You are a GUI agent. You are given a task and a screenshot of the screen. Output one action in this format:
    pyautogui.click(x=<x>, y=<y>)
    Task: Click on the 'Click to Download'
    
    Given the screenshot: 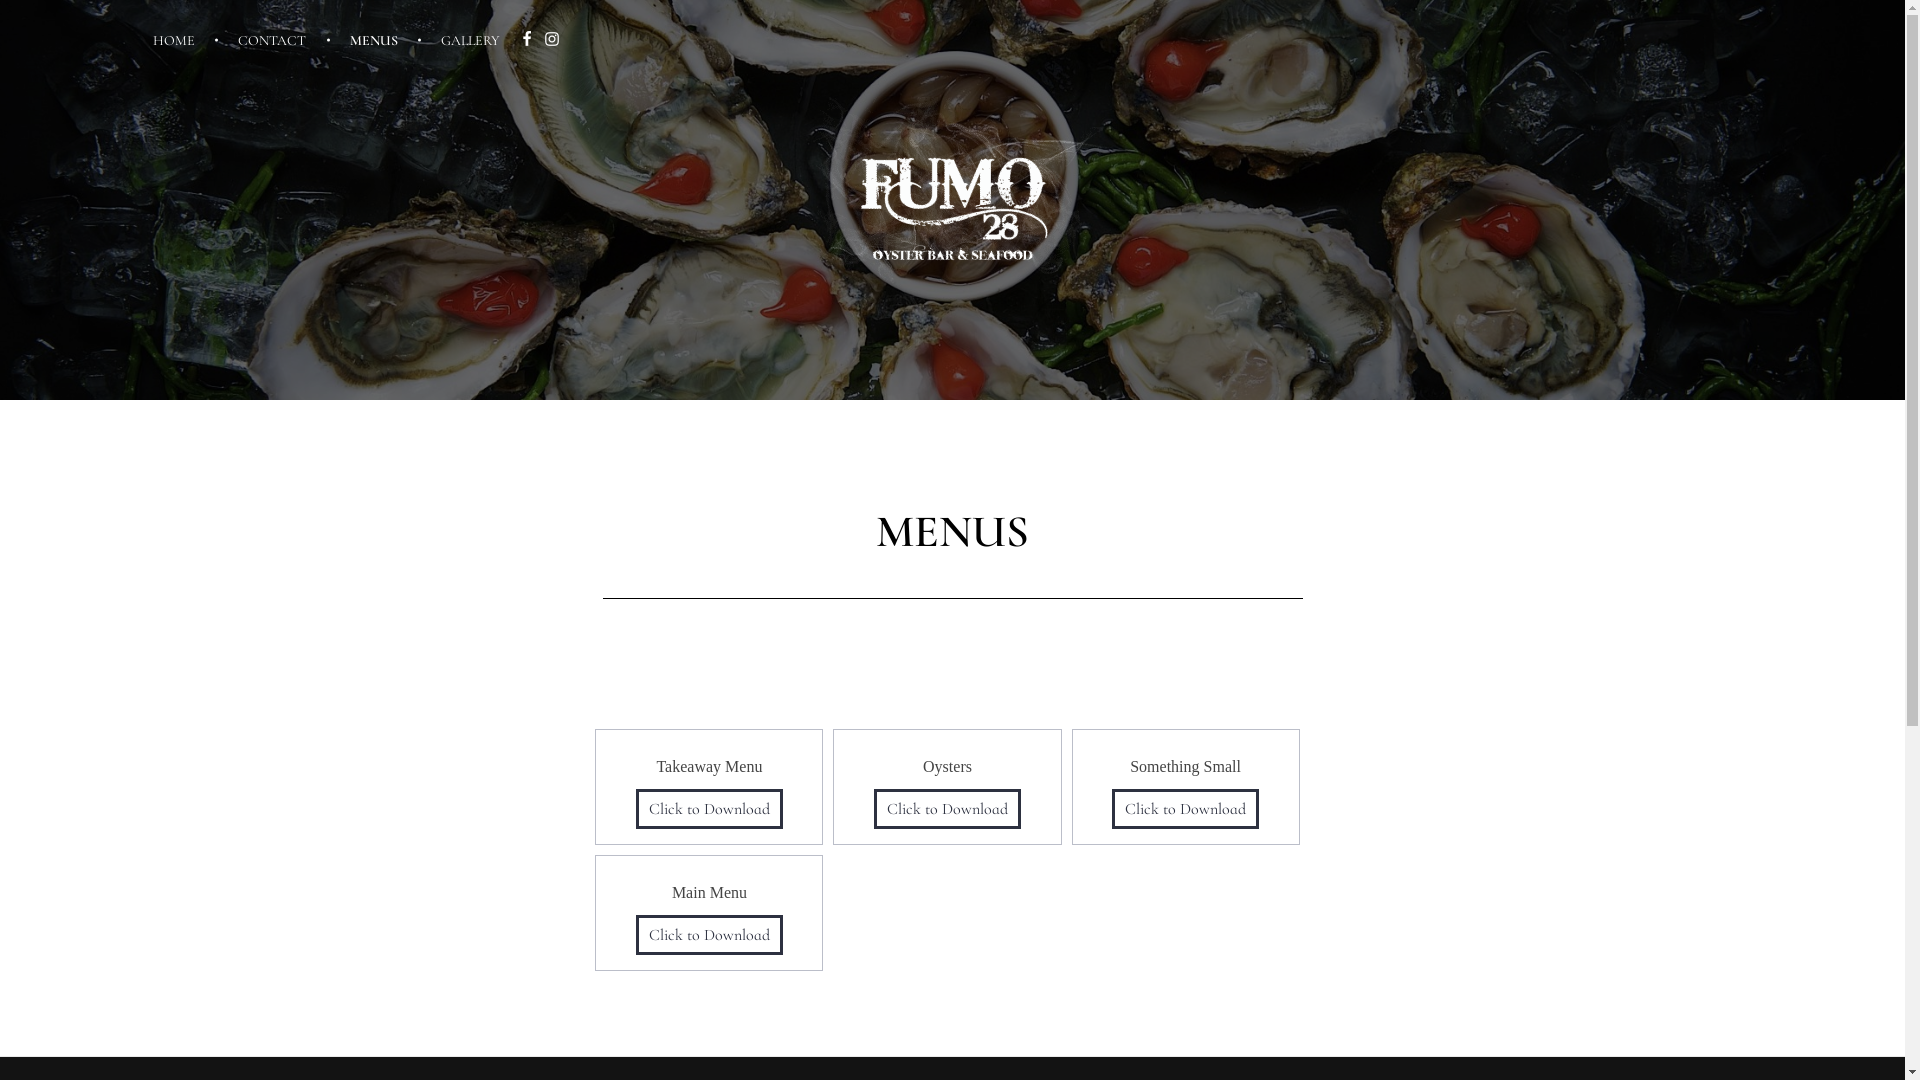 What is the action you would take?
    pyautogui.click(x=1111, y=808)
    